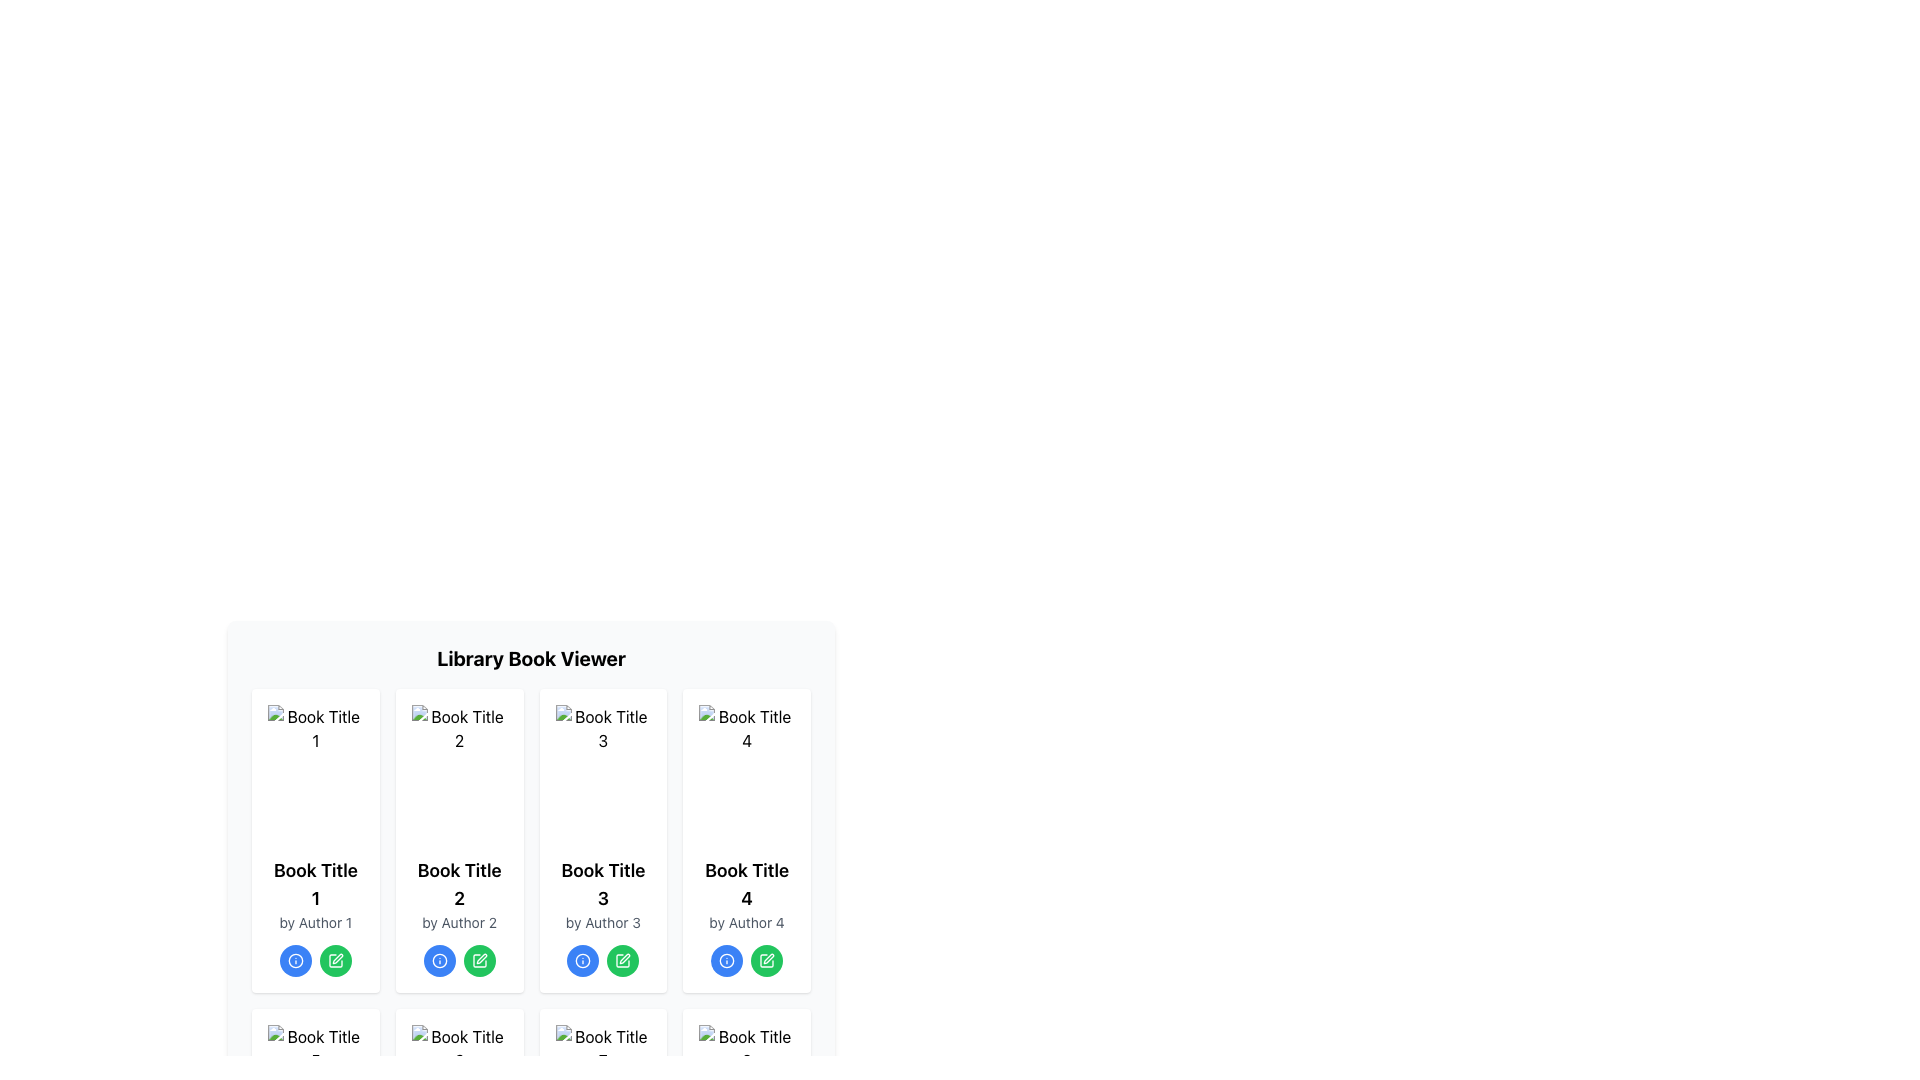 The height and width of the screenshot is (1080, 1920). Describe the element at coordinates (582, 959) in the screenshot. I see `the button located at the bottom left corner of the third card in a grid of four cards, beneath the 'Book Title 3' text and to the left of the green pencil icon button` at that location.